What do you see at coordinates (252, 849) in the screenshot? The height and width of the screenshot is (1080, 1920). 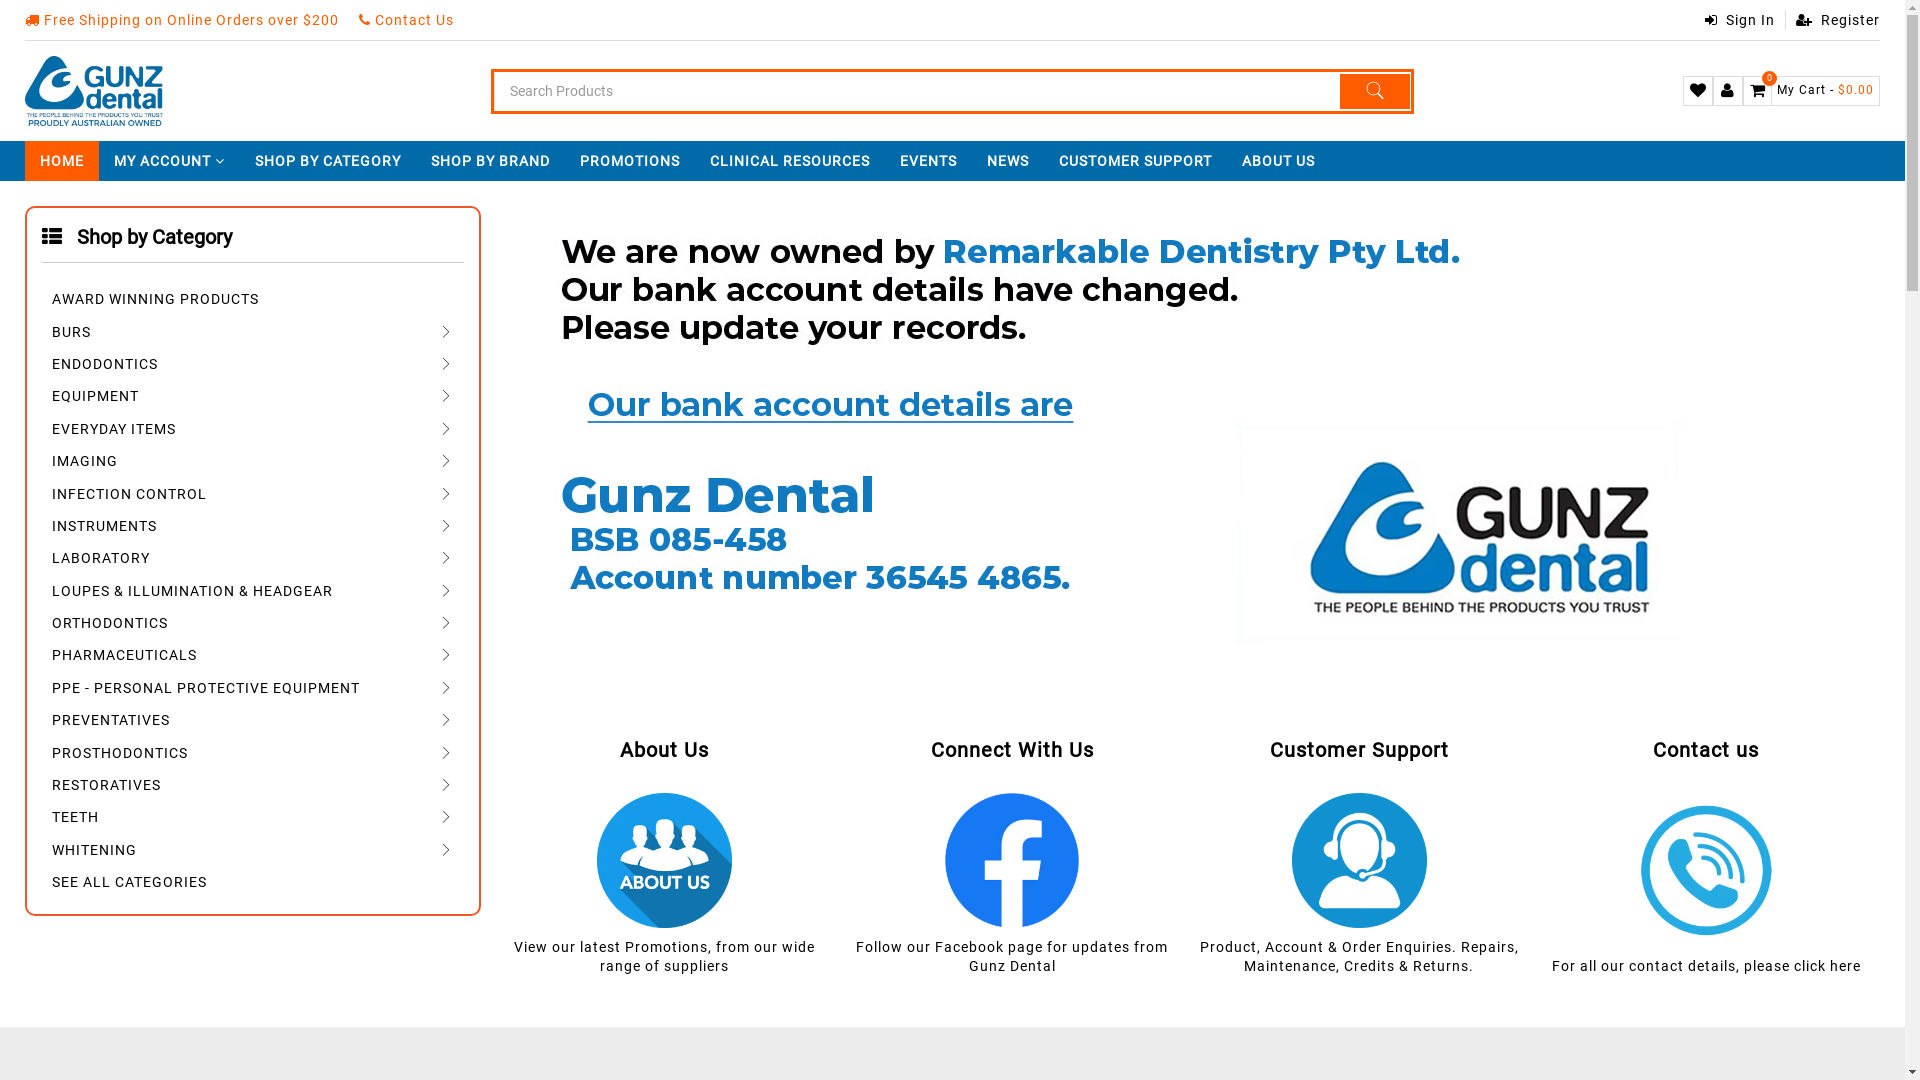 I see `'WHITENING'` at bounding box center [252, 849].